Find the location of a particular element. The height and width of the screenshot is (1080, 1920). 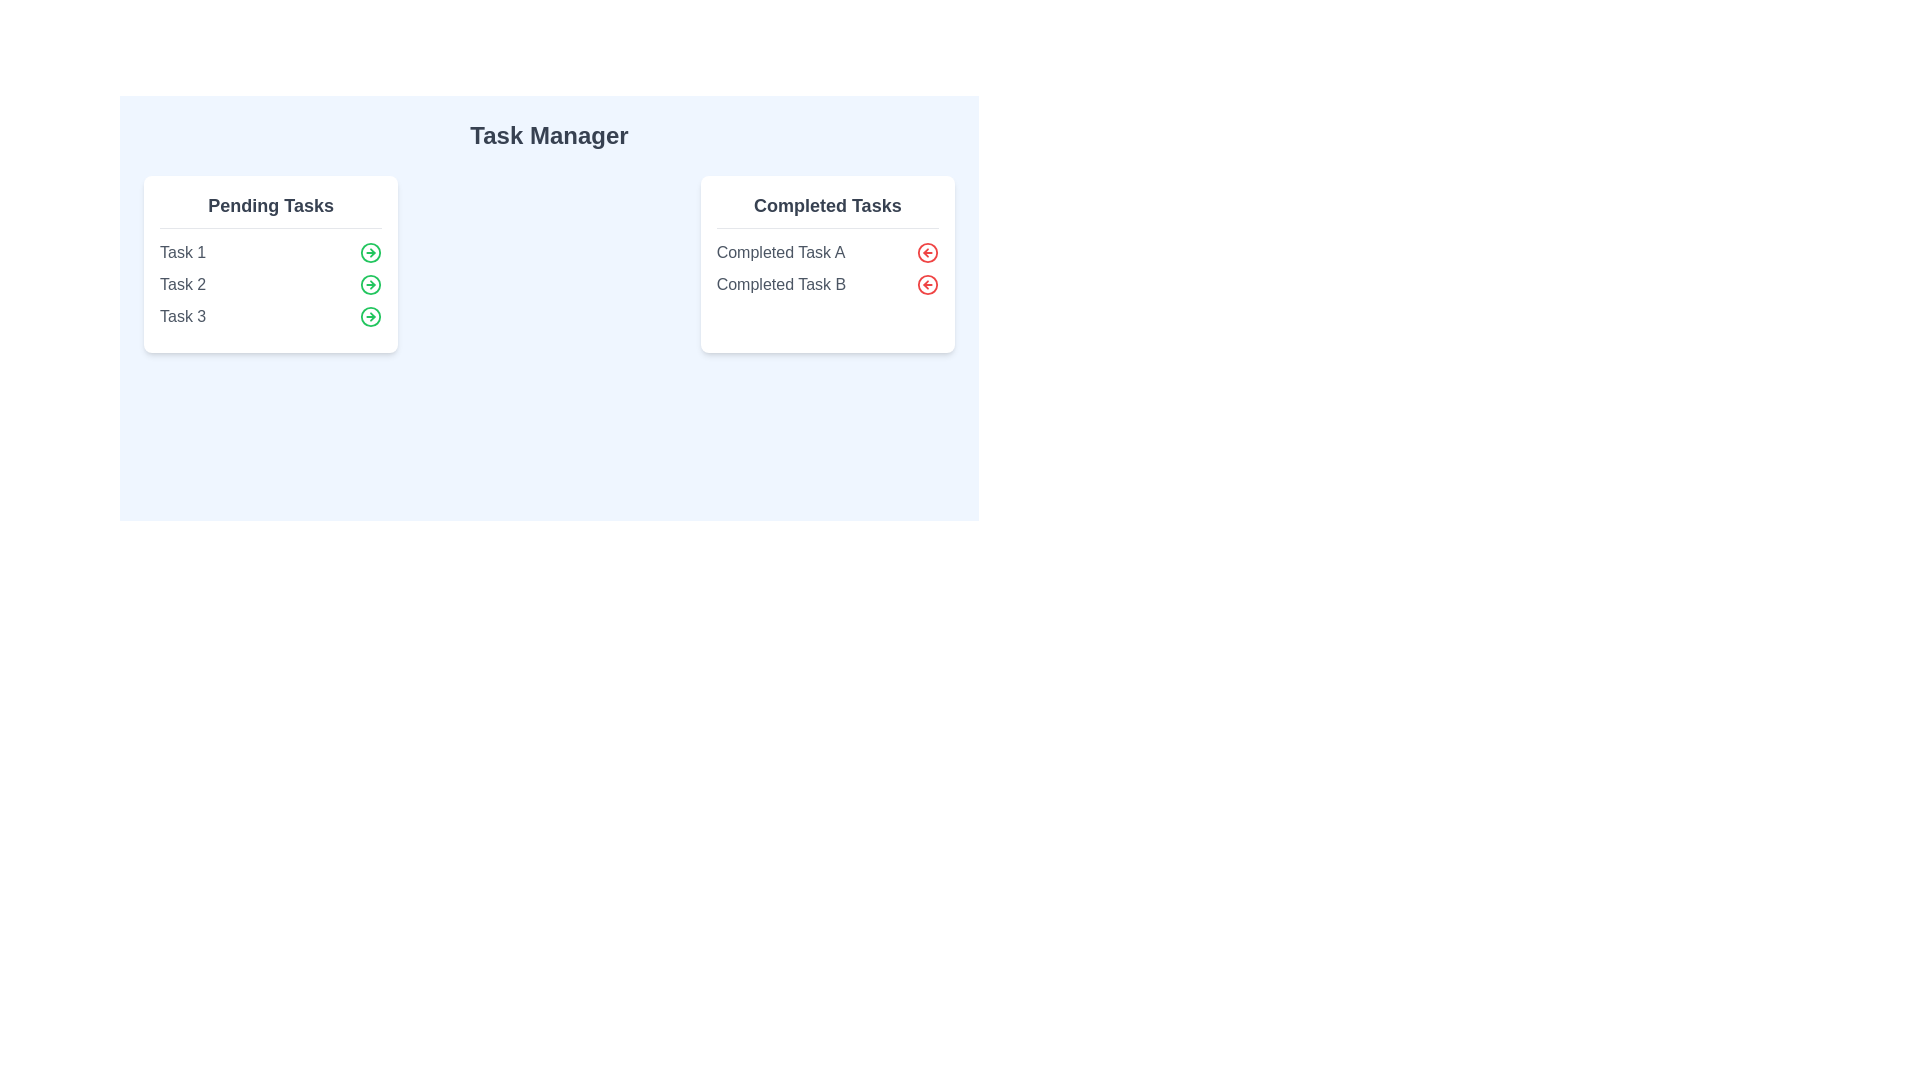

green arrow button for the task labeled Task 1 to transfer it to 'Completed Tasks' is located at coordinates (371, 252).